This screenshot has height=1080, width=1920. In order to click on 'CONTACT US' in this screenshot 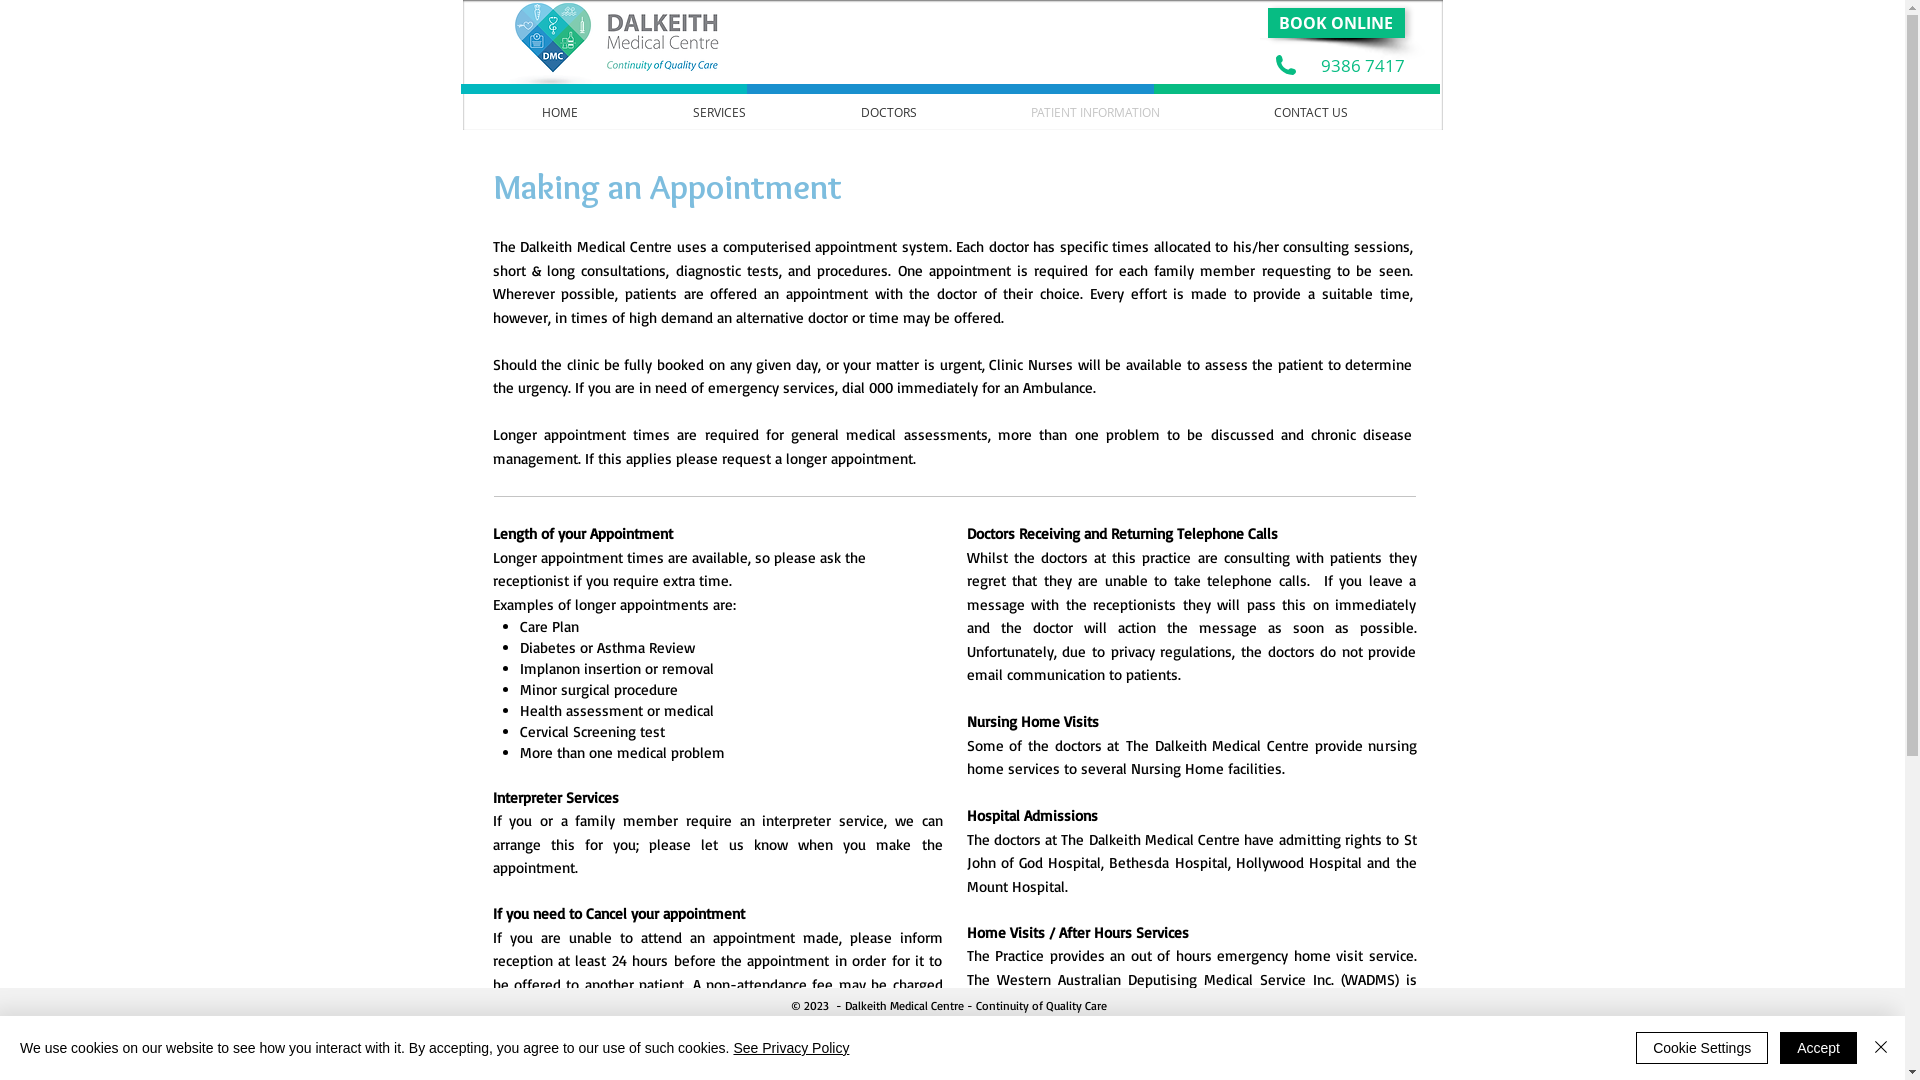, I will do `click(1310, 111)`.